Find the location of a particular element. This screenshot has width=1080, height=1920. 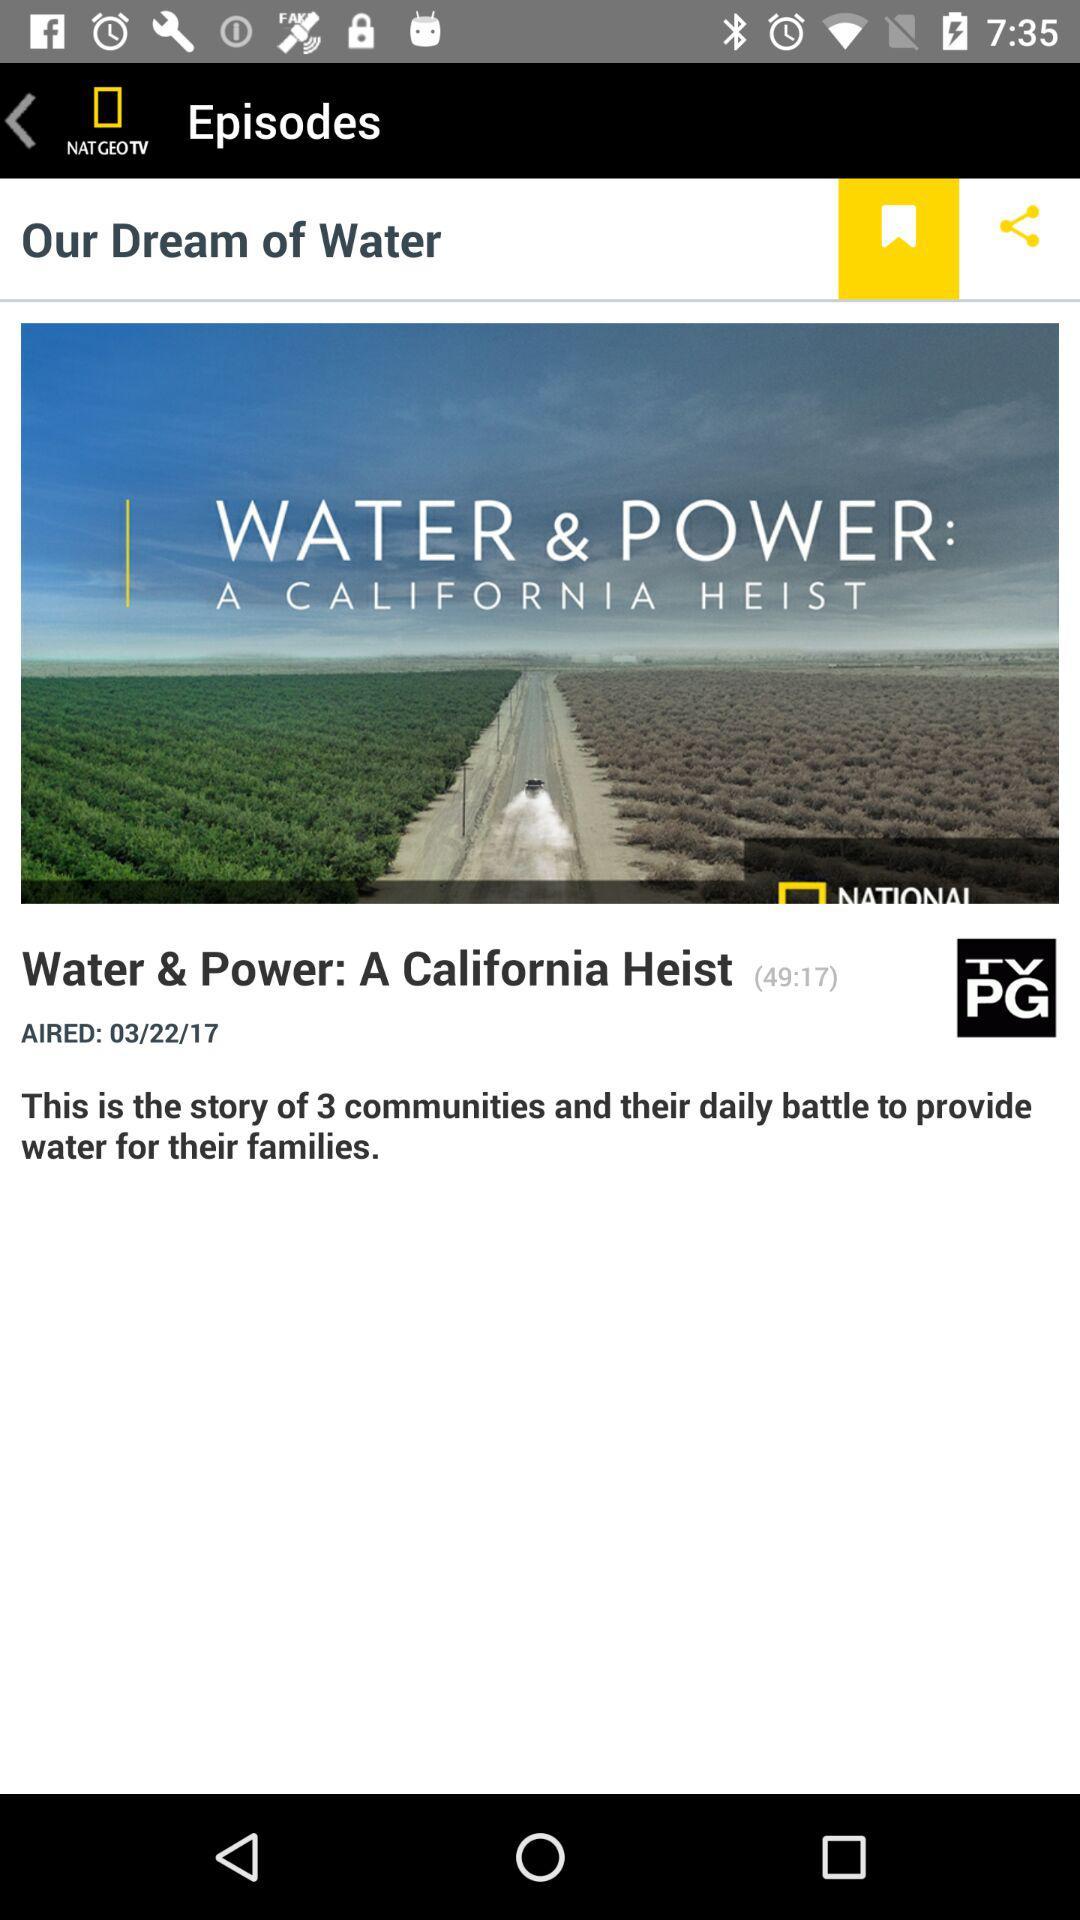

natgeotv is located at coordinates (108, 119).